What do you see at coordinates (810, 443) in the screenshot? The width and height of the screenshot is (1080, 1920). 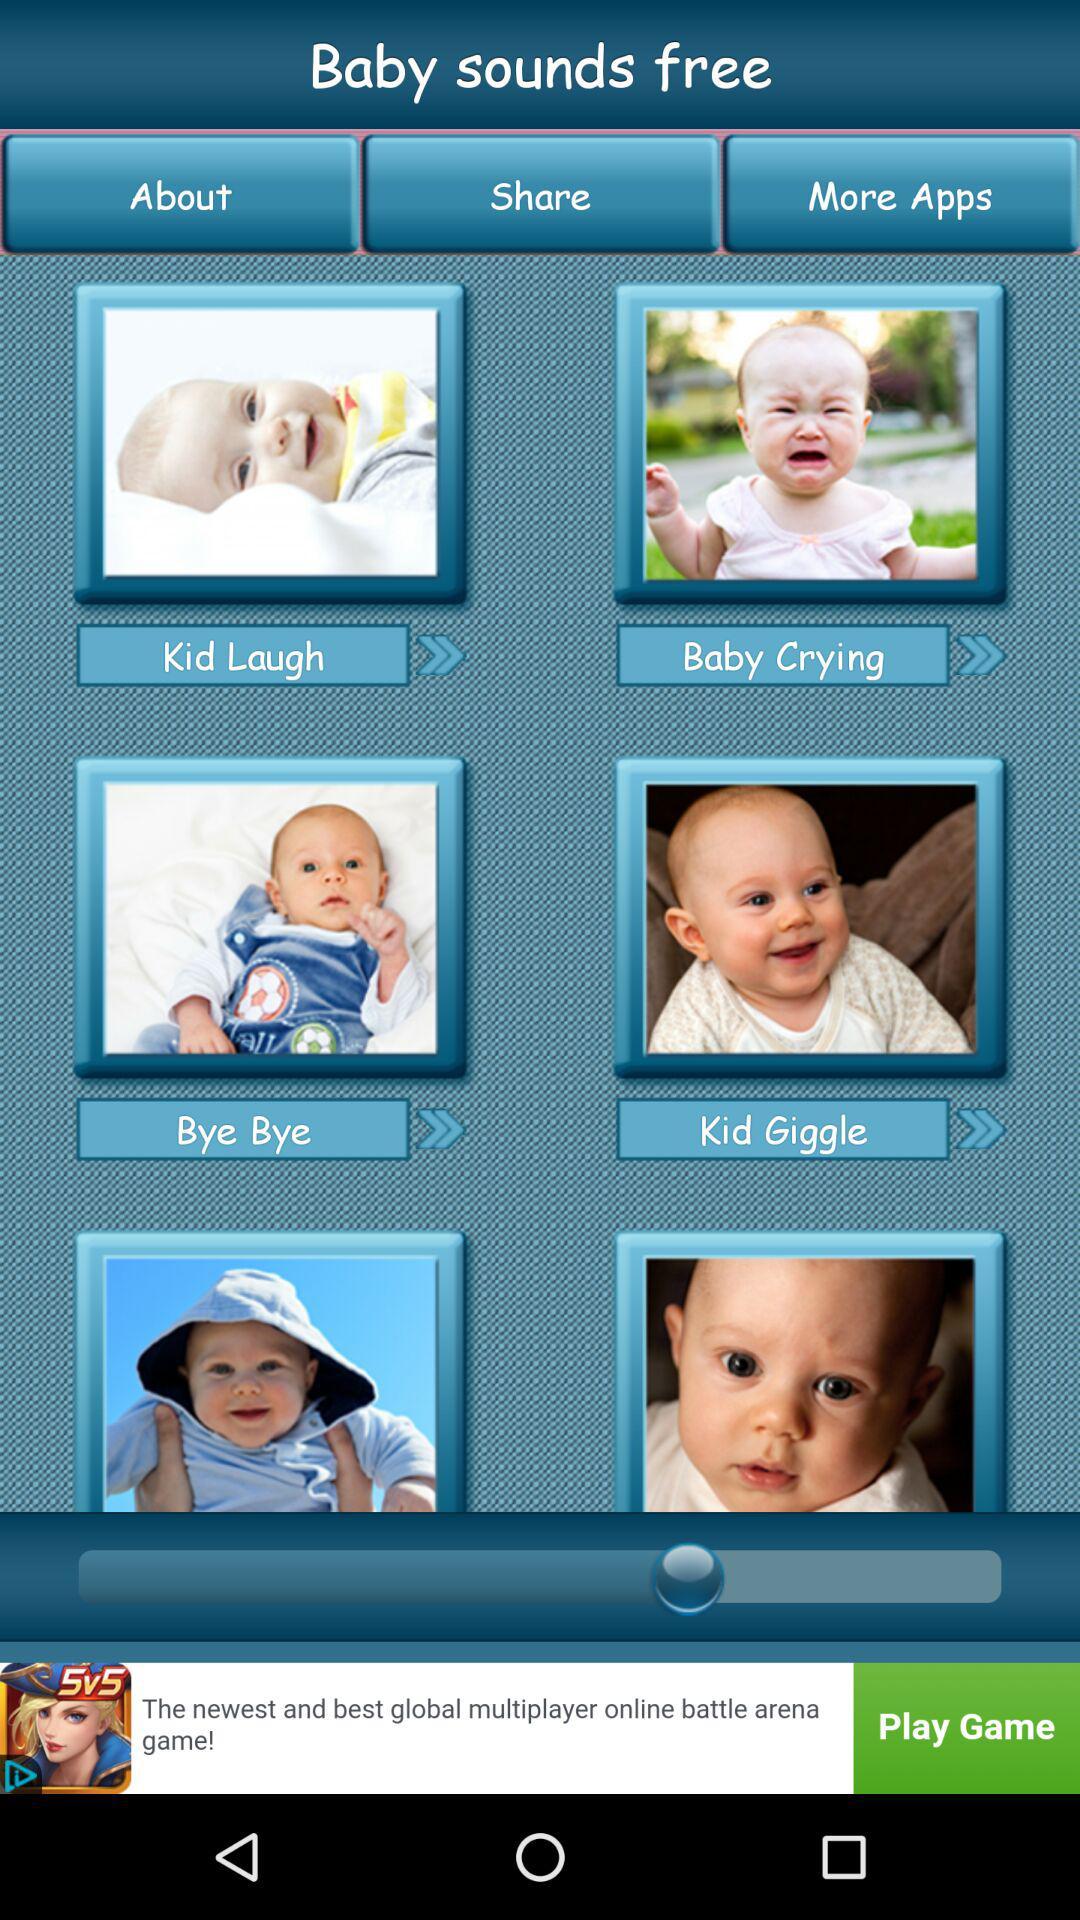 I see `crying baby sound` at bounding box center [810, 443].